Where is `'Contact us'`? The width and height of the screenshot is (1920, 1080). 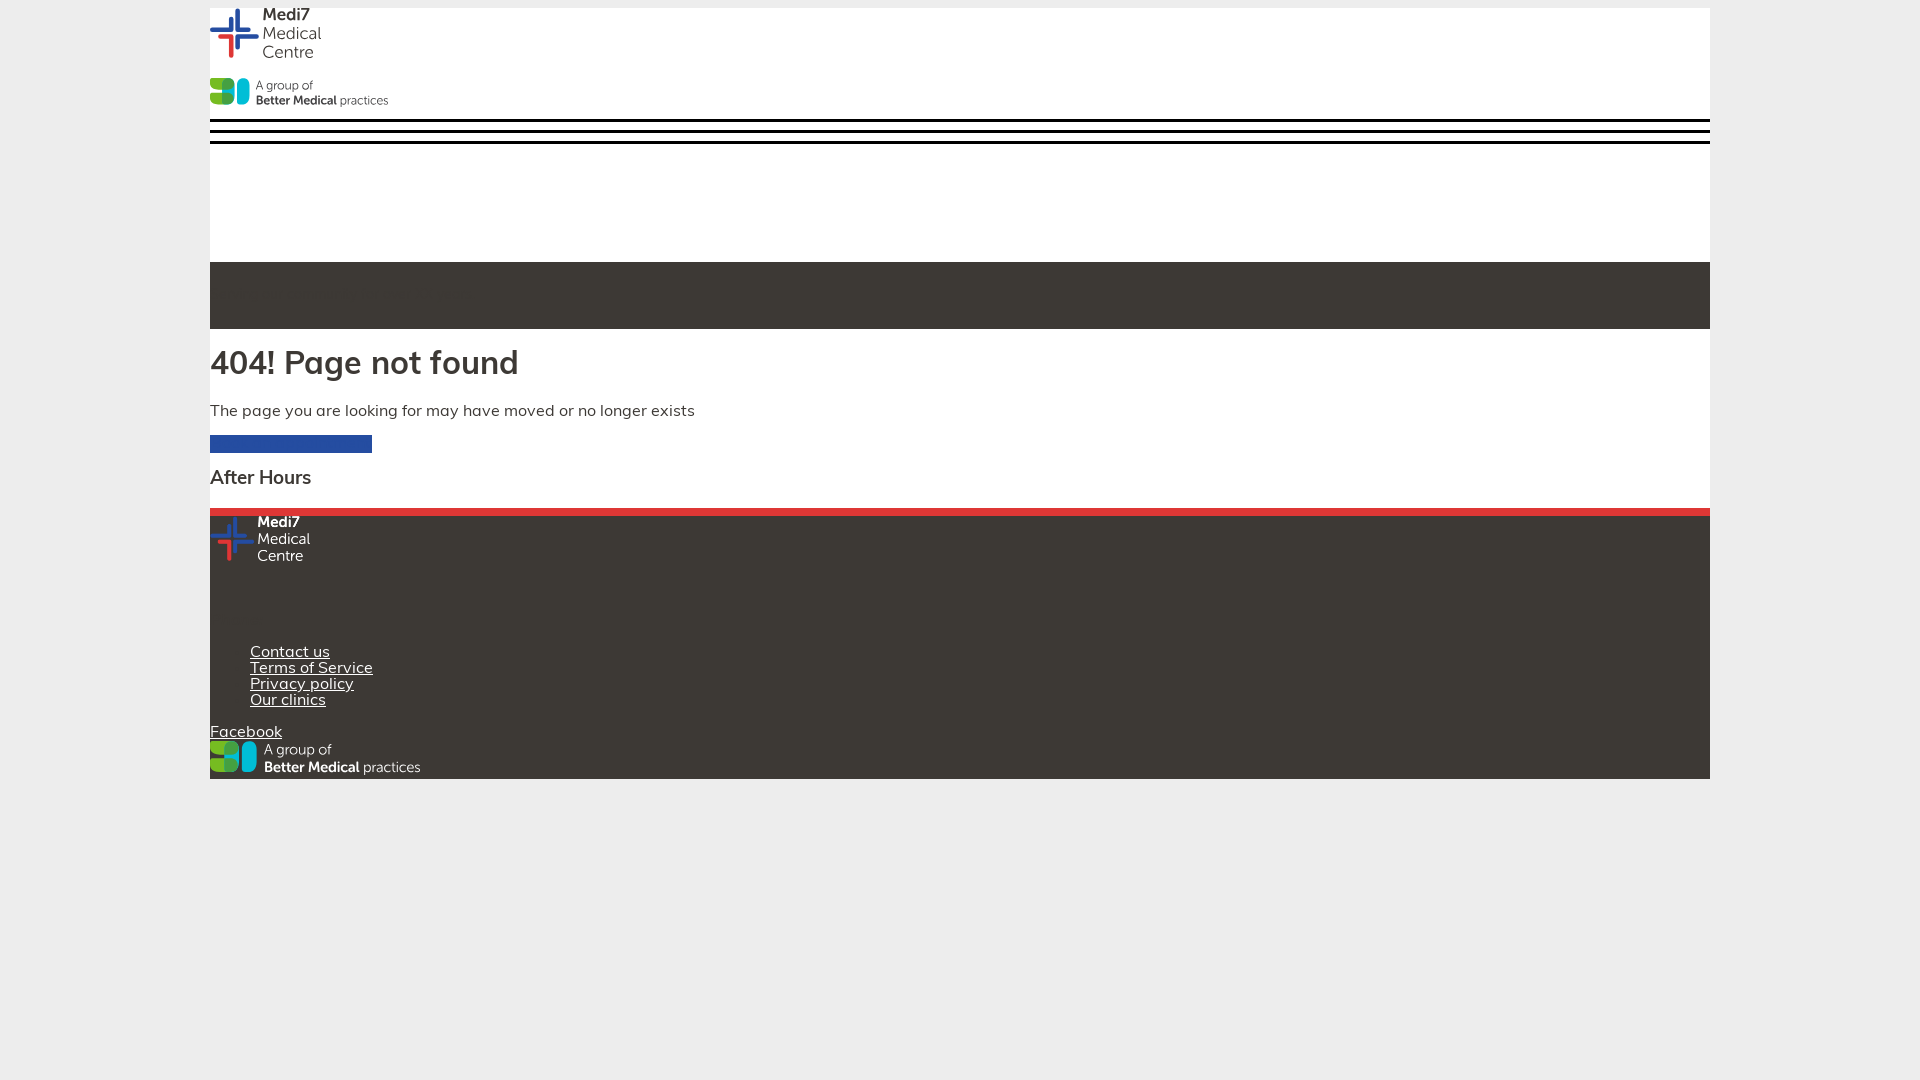 'Contact us' is located at coordinates (248, 652).